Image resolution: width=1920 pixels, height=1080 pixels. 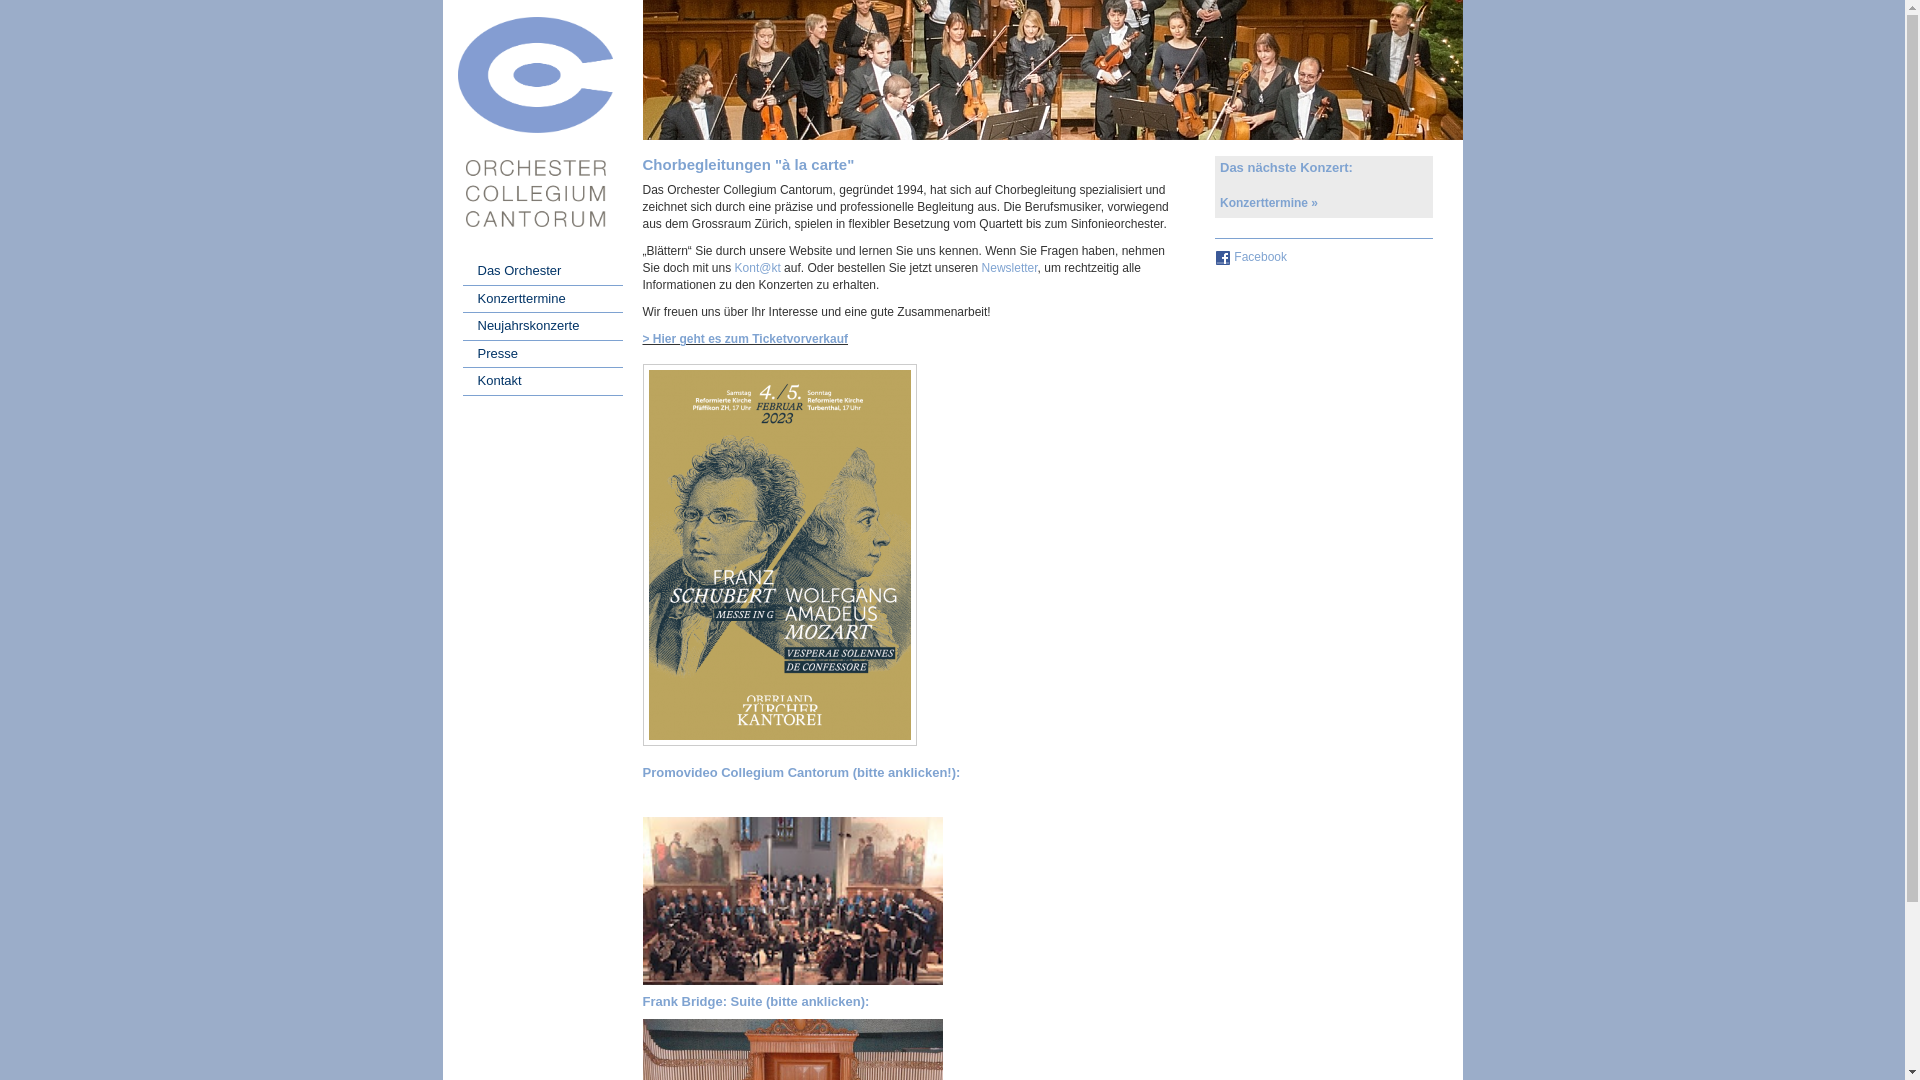 I want to click on 'Facebook', so click(x=1259, y=256).